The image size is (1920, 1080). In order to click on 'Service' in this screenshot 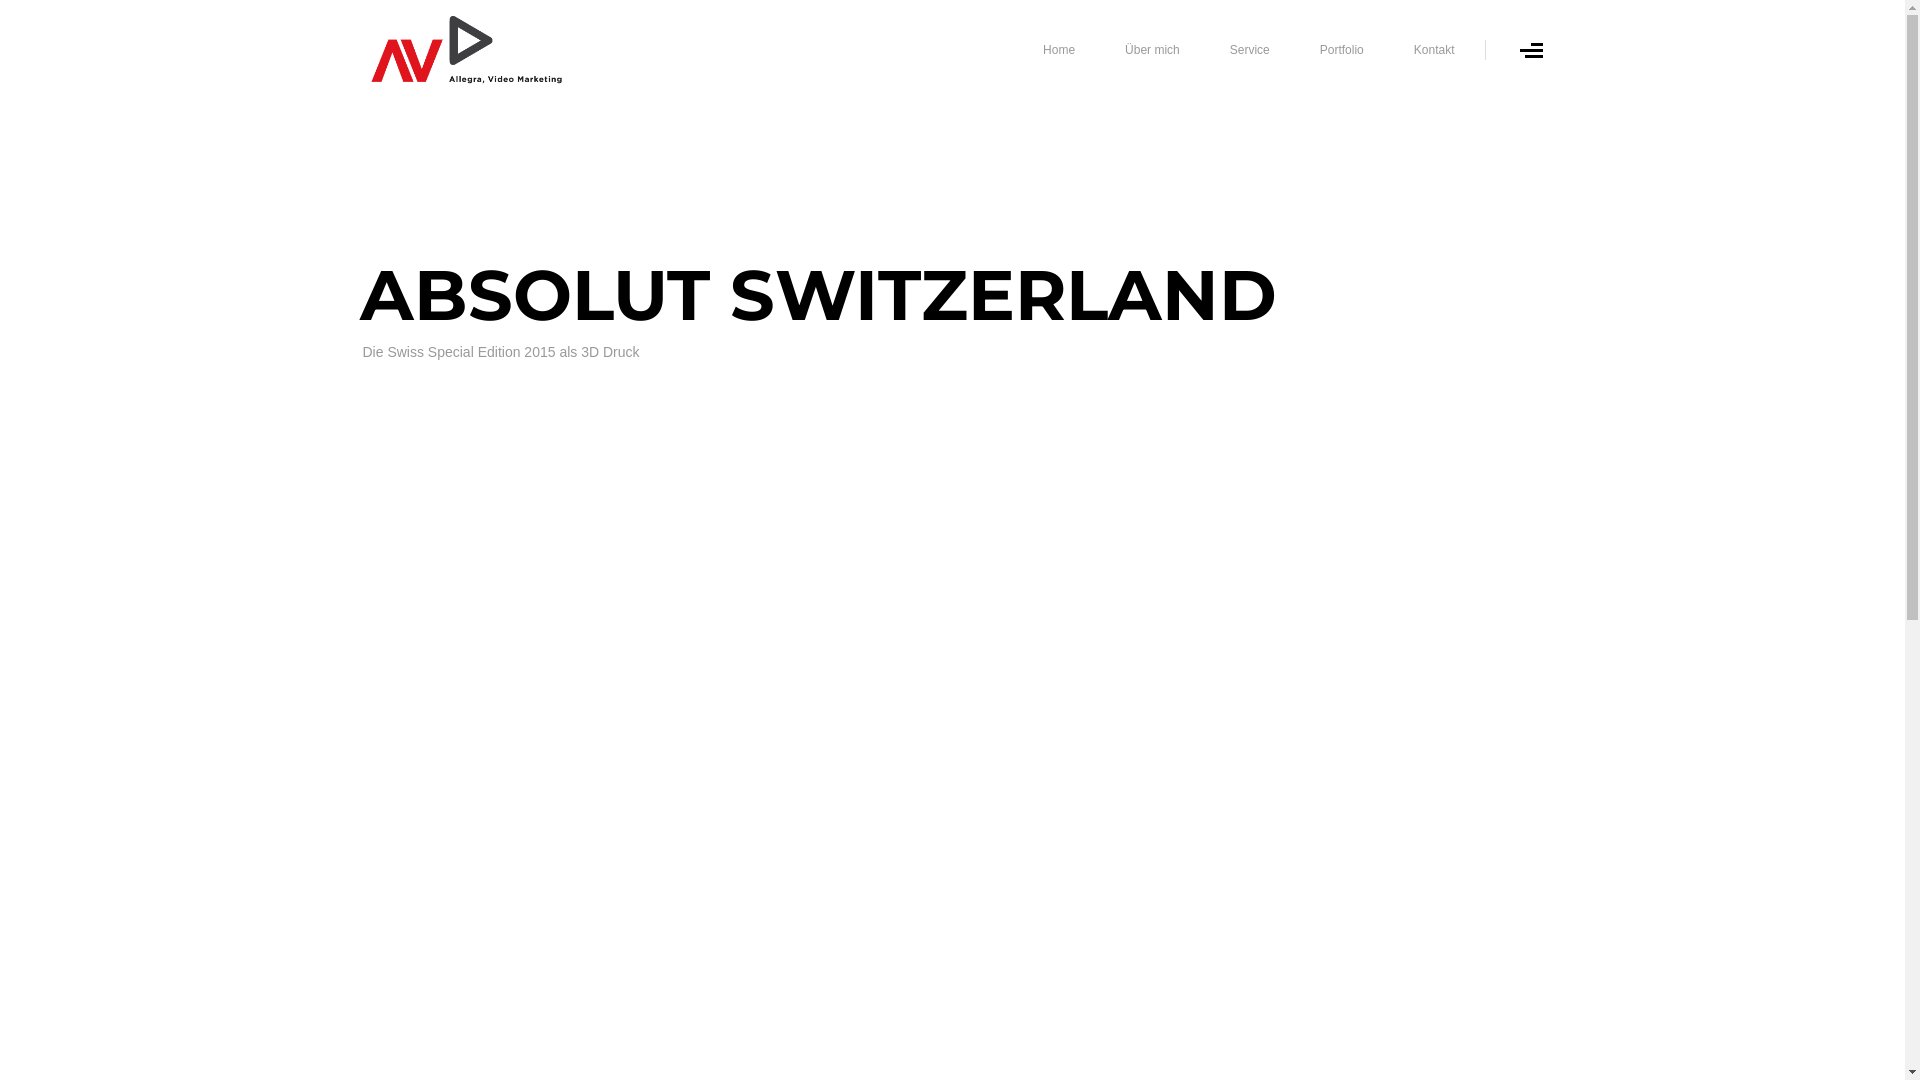, I will do `click(1248, 49)`.